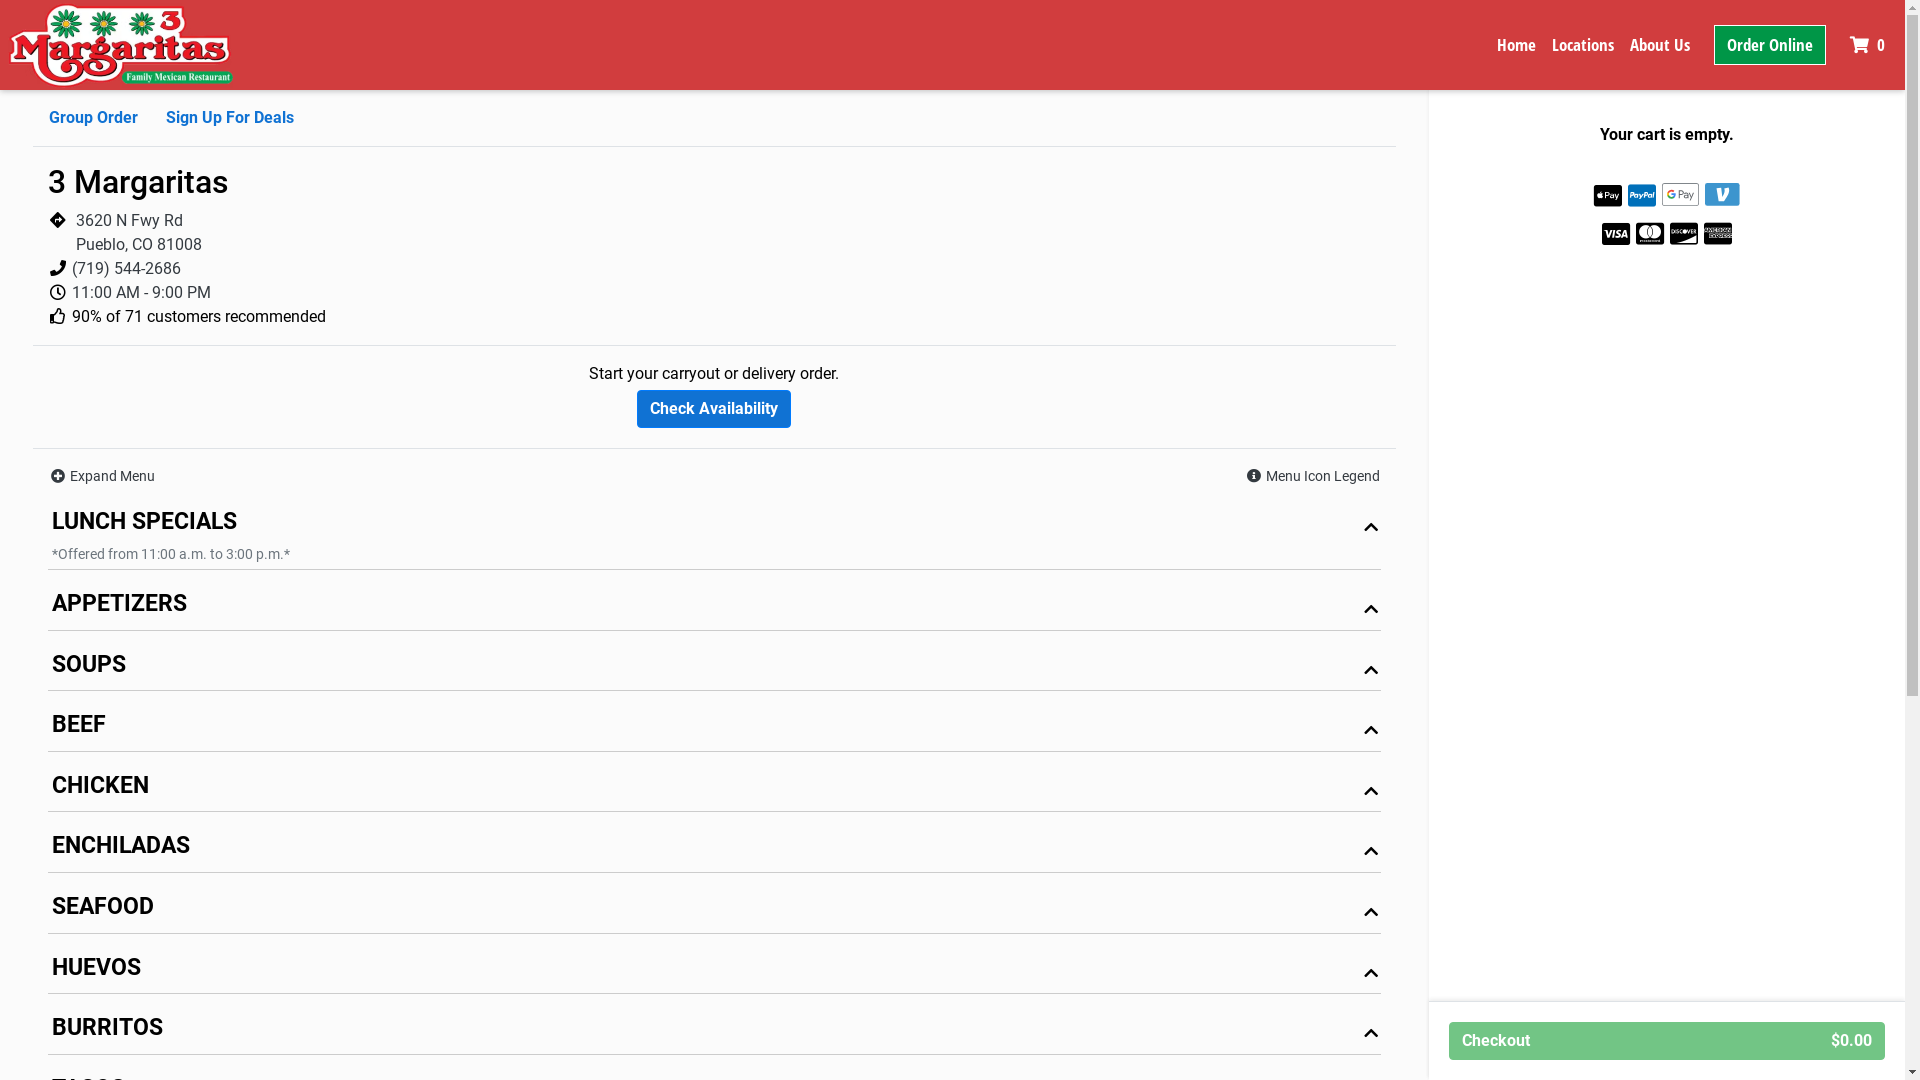  I want to click on 'Accepts Venmo', so click(1721, 194).